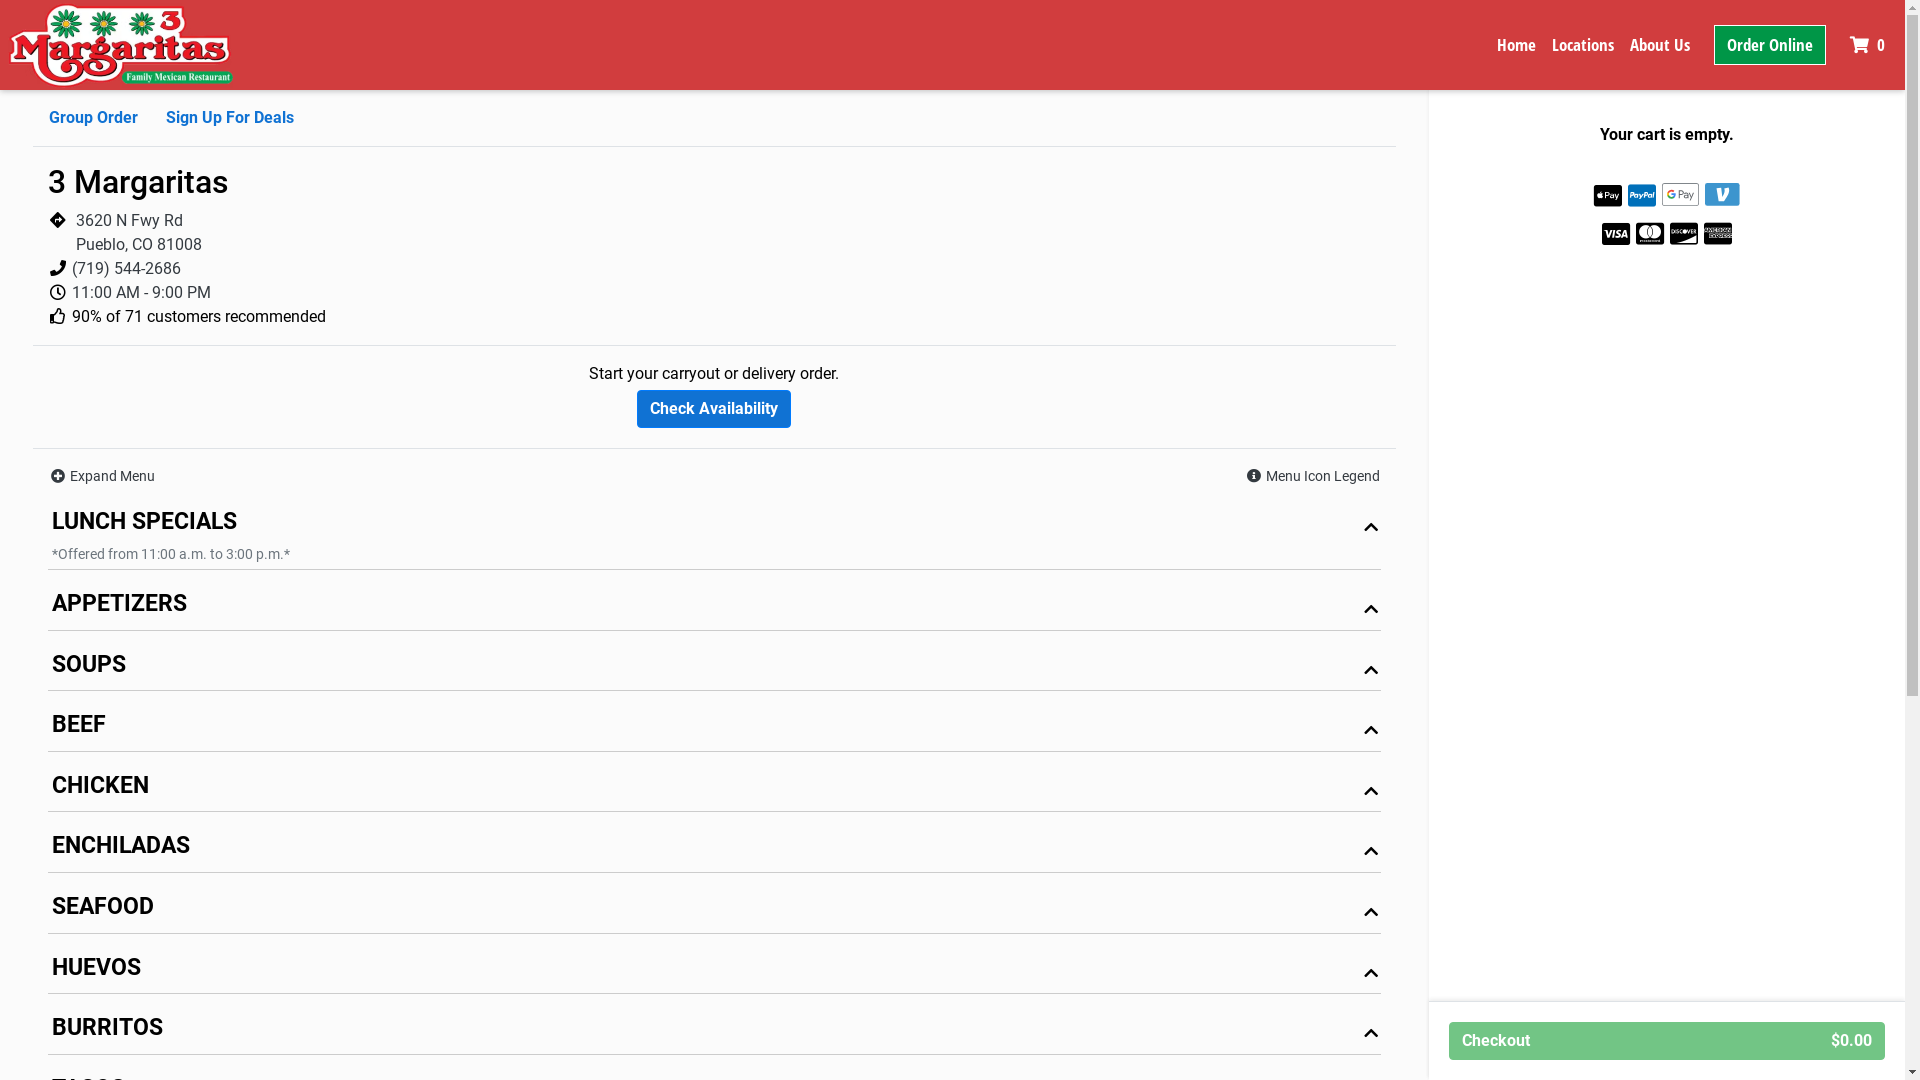  I want to click on 'Accepts Venmo', so click(1721, 194).